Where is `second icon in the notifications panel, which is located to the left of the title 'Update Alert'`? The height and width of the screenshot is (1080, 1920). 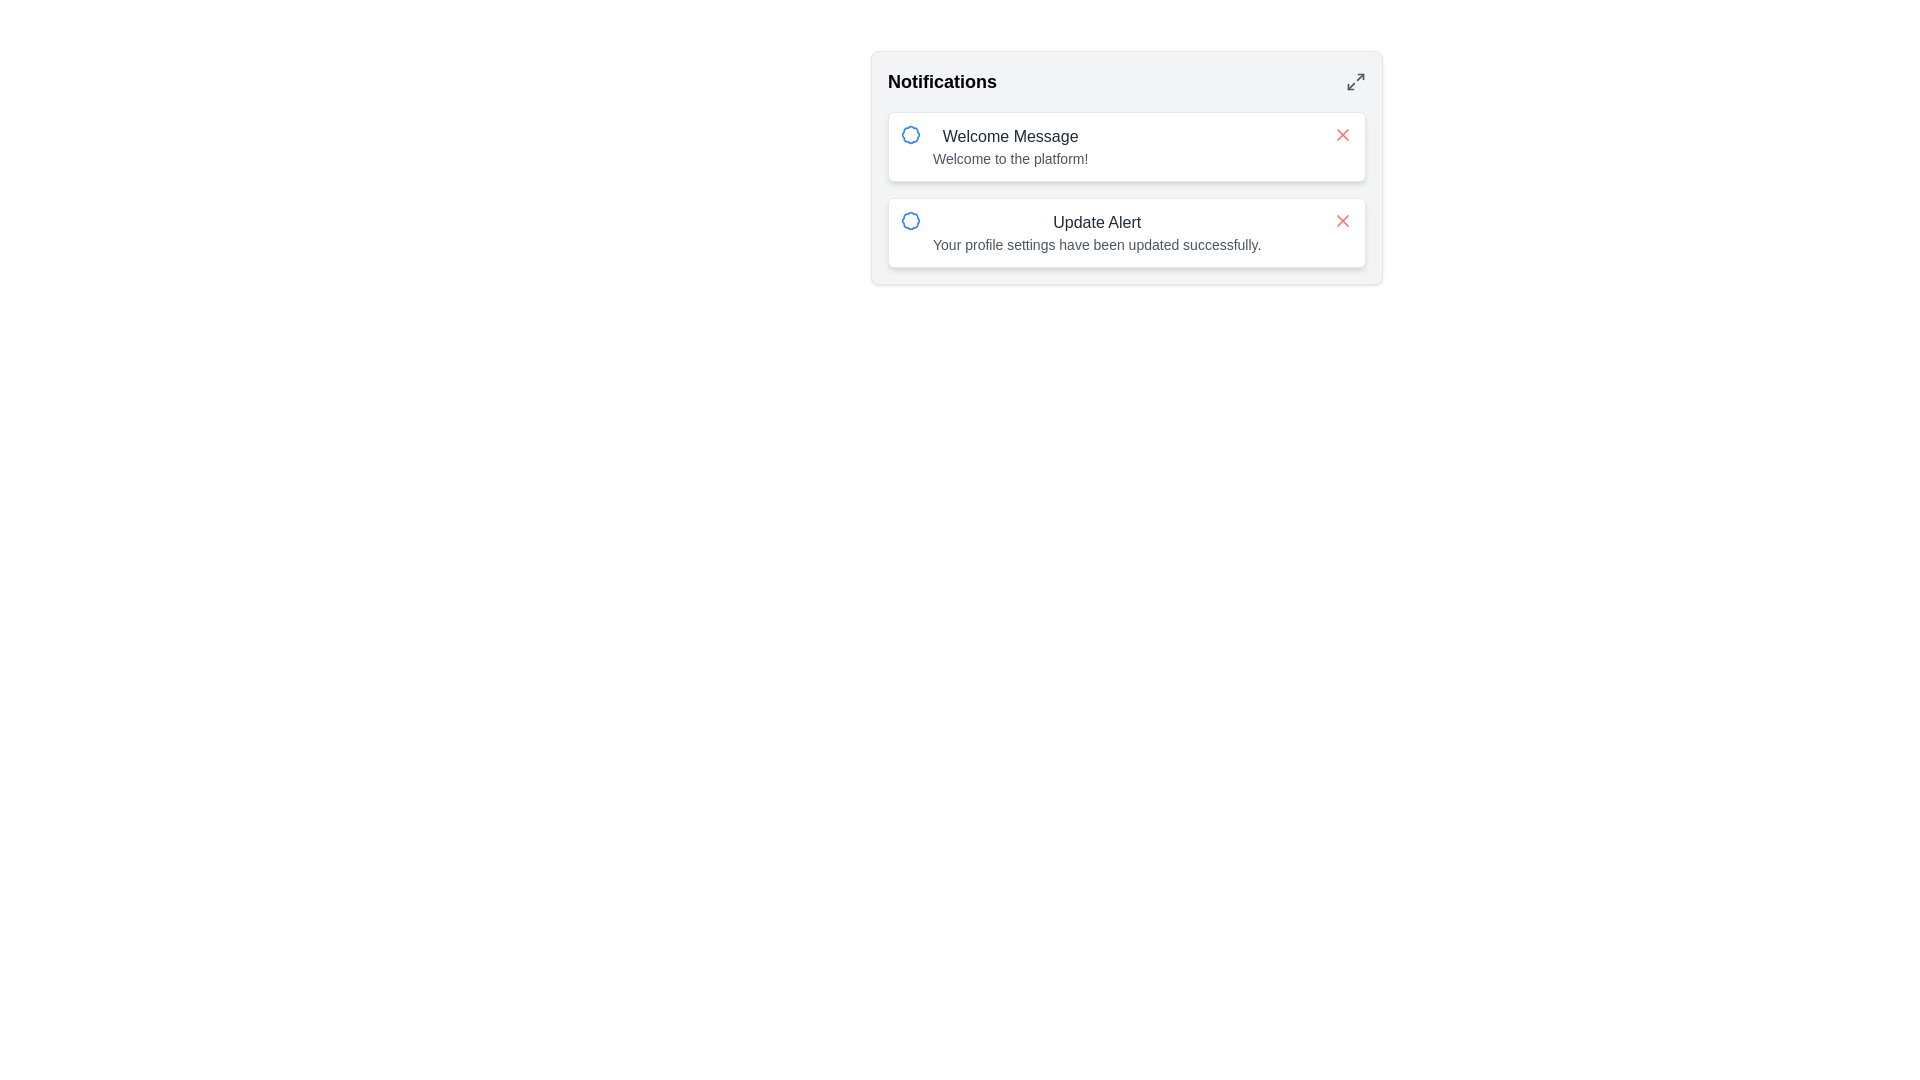
second icon in the notifications panel, which is located to the left of the title 'Update Alert' is located at coordinates (910, 220).